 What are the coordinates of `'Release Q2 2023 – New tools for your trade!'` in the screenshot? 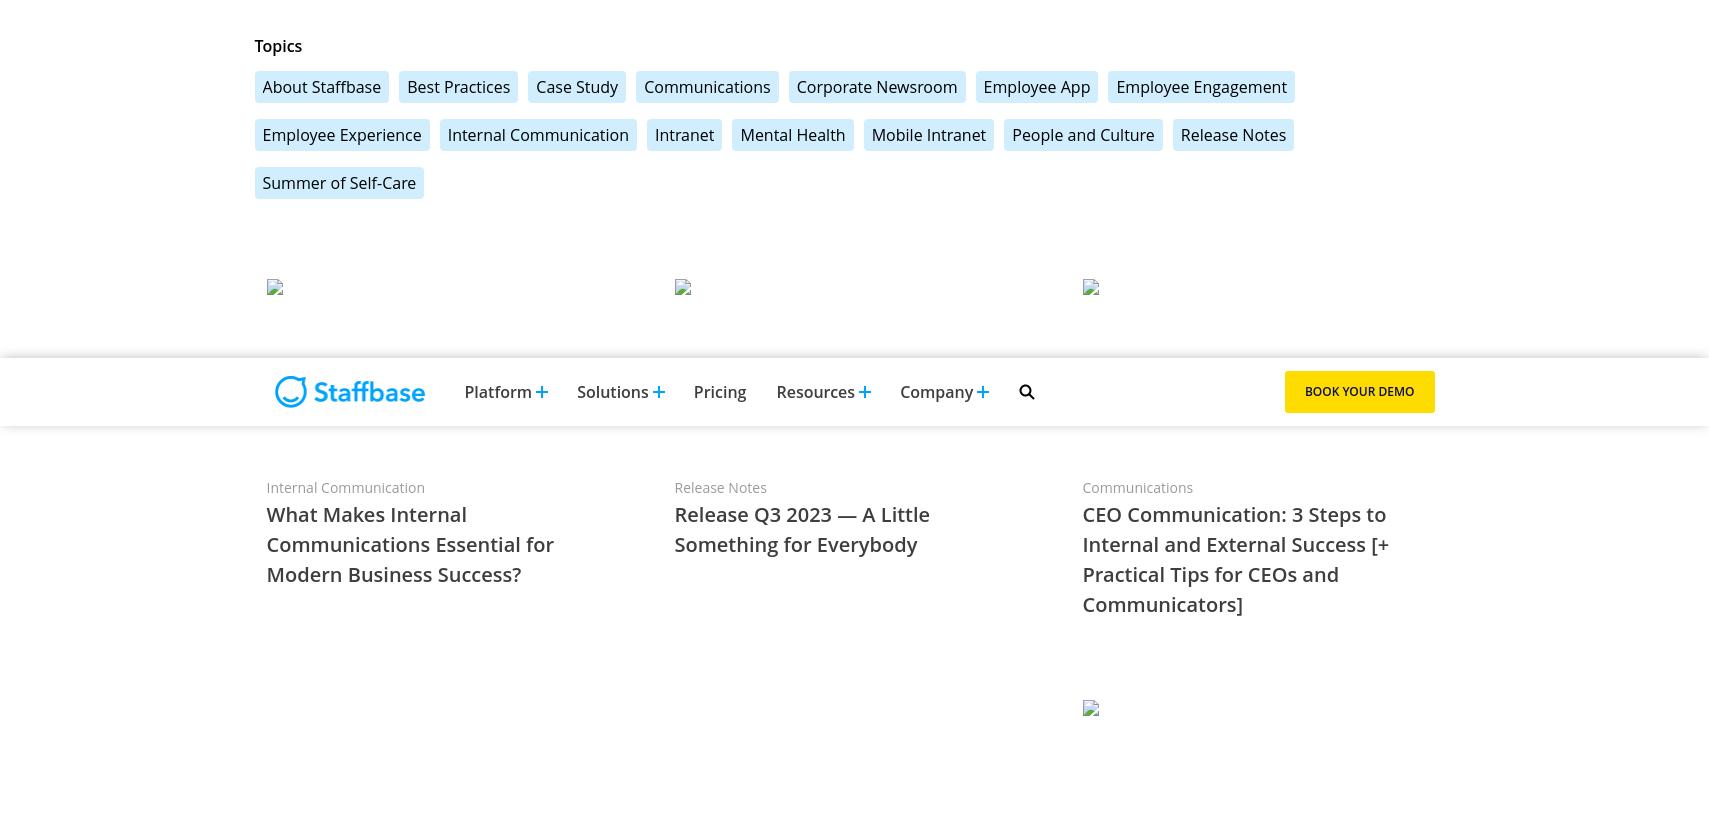 It's located at (443, 127).